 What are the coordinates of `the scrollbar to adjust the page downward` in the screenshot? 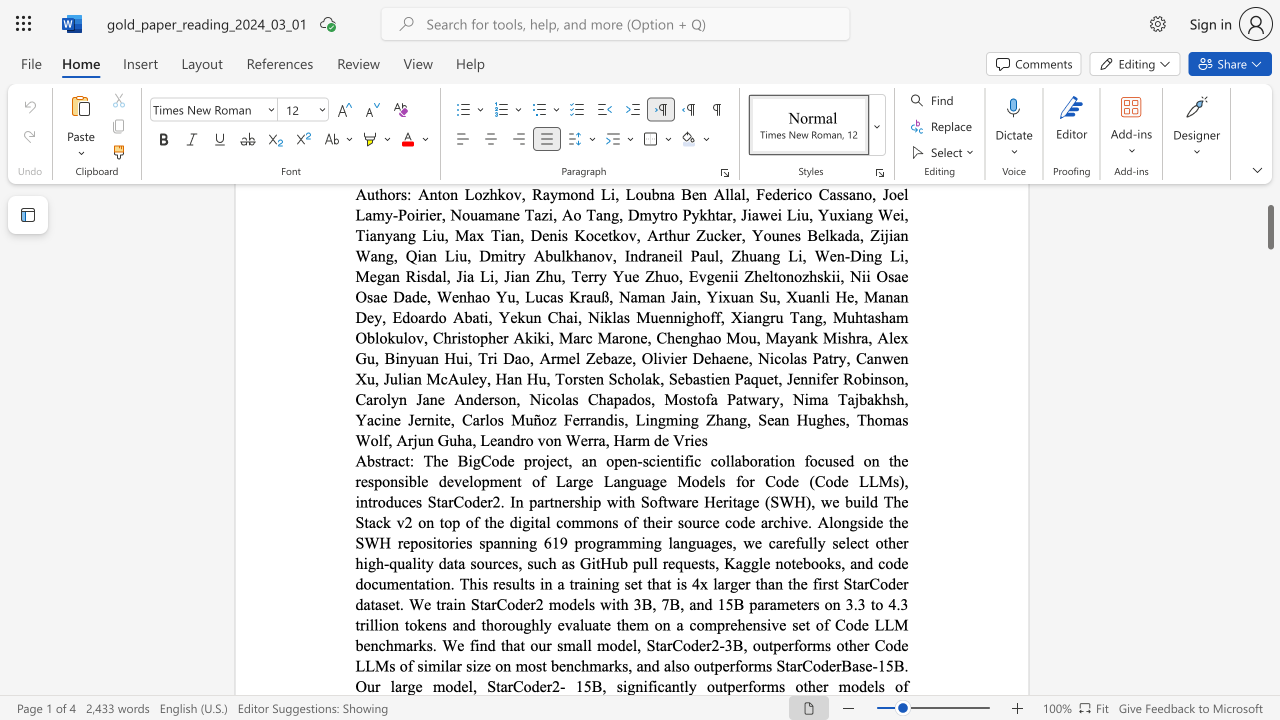 It's located at (1269, 270).